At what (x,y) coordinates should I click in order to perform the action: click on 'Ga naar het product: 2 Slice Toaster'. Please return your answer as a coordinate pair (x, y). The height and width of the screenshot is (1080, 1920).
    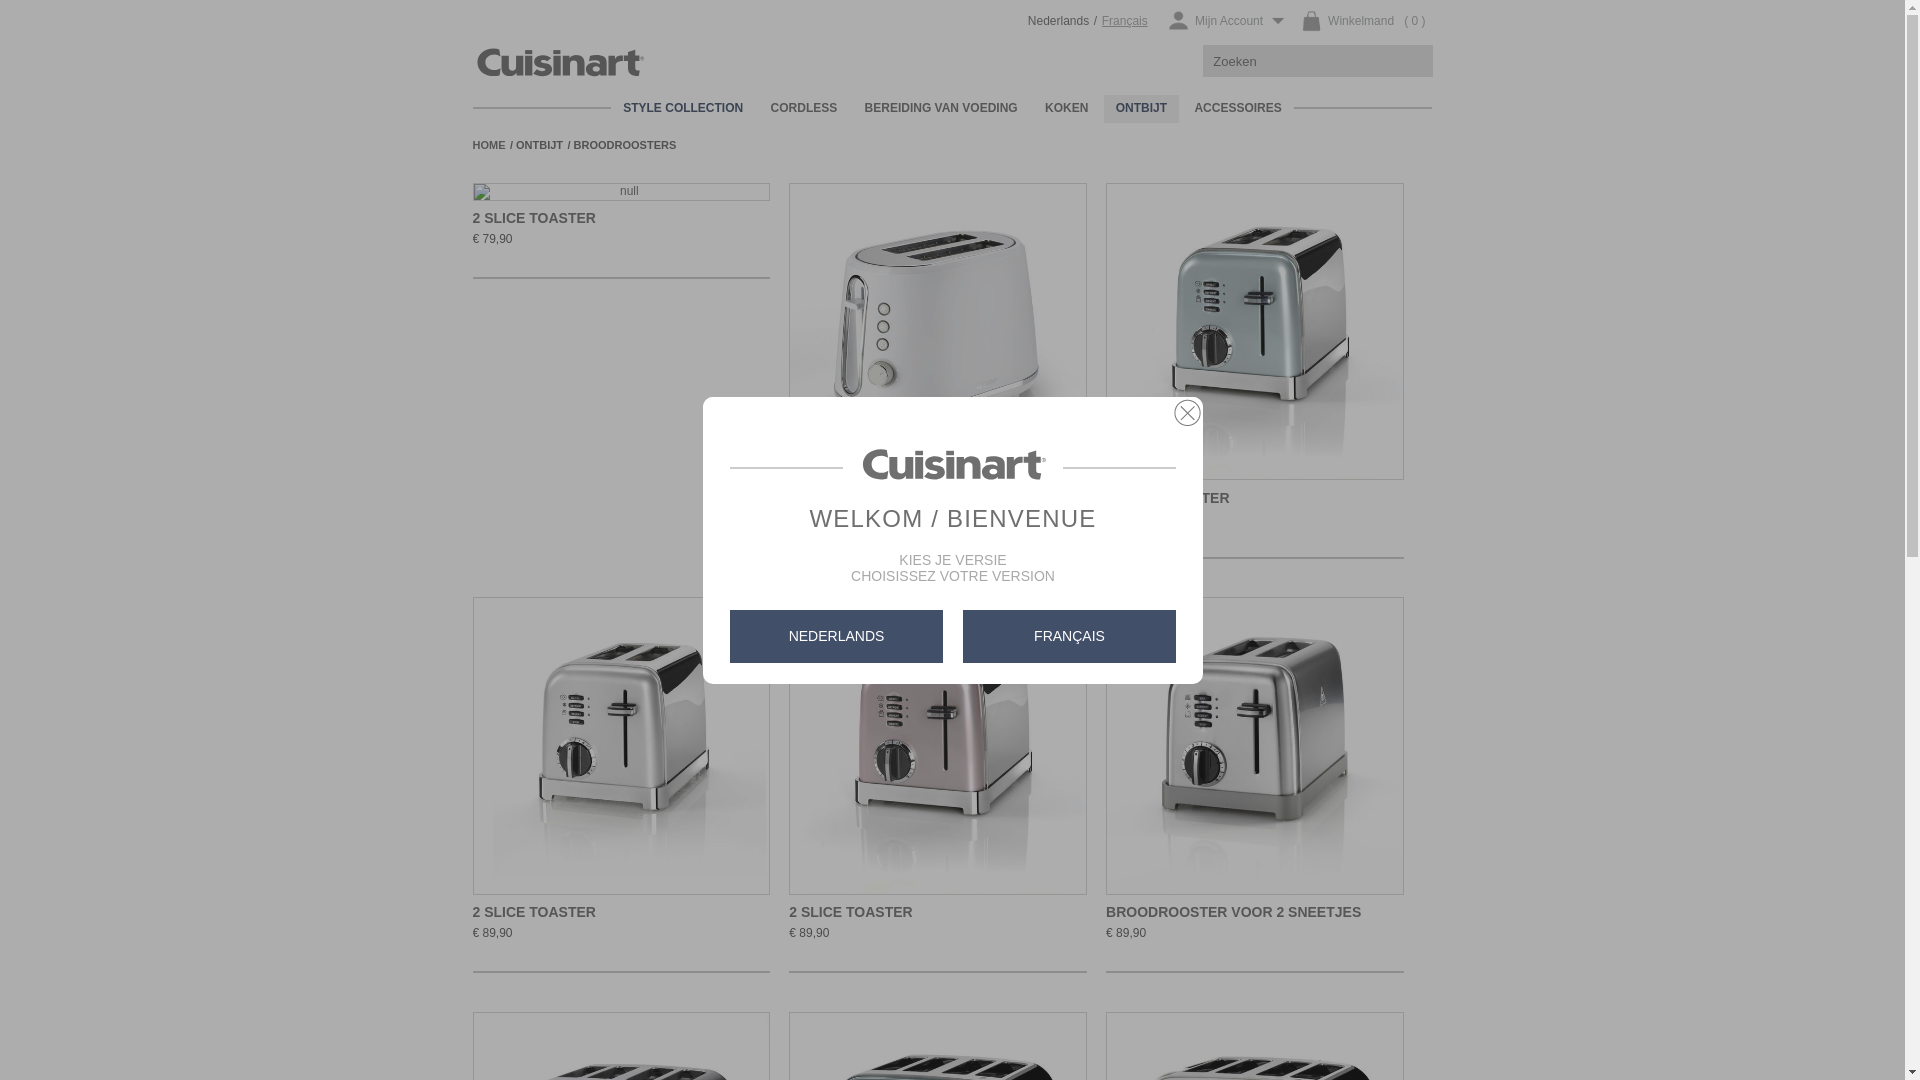
    Looking at the image, I should click on (936, 745).